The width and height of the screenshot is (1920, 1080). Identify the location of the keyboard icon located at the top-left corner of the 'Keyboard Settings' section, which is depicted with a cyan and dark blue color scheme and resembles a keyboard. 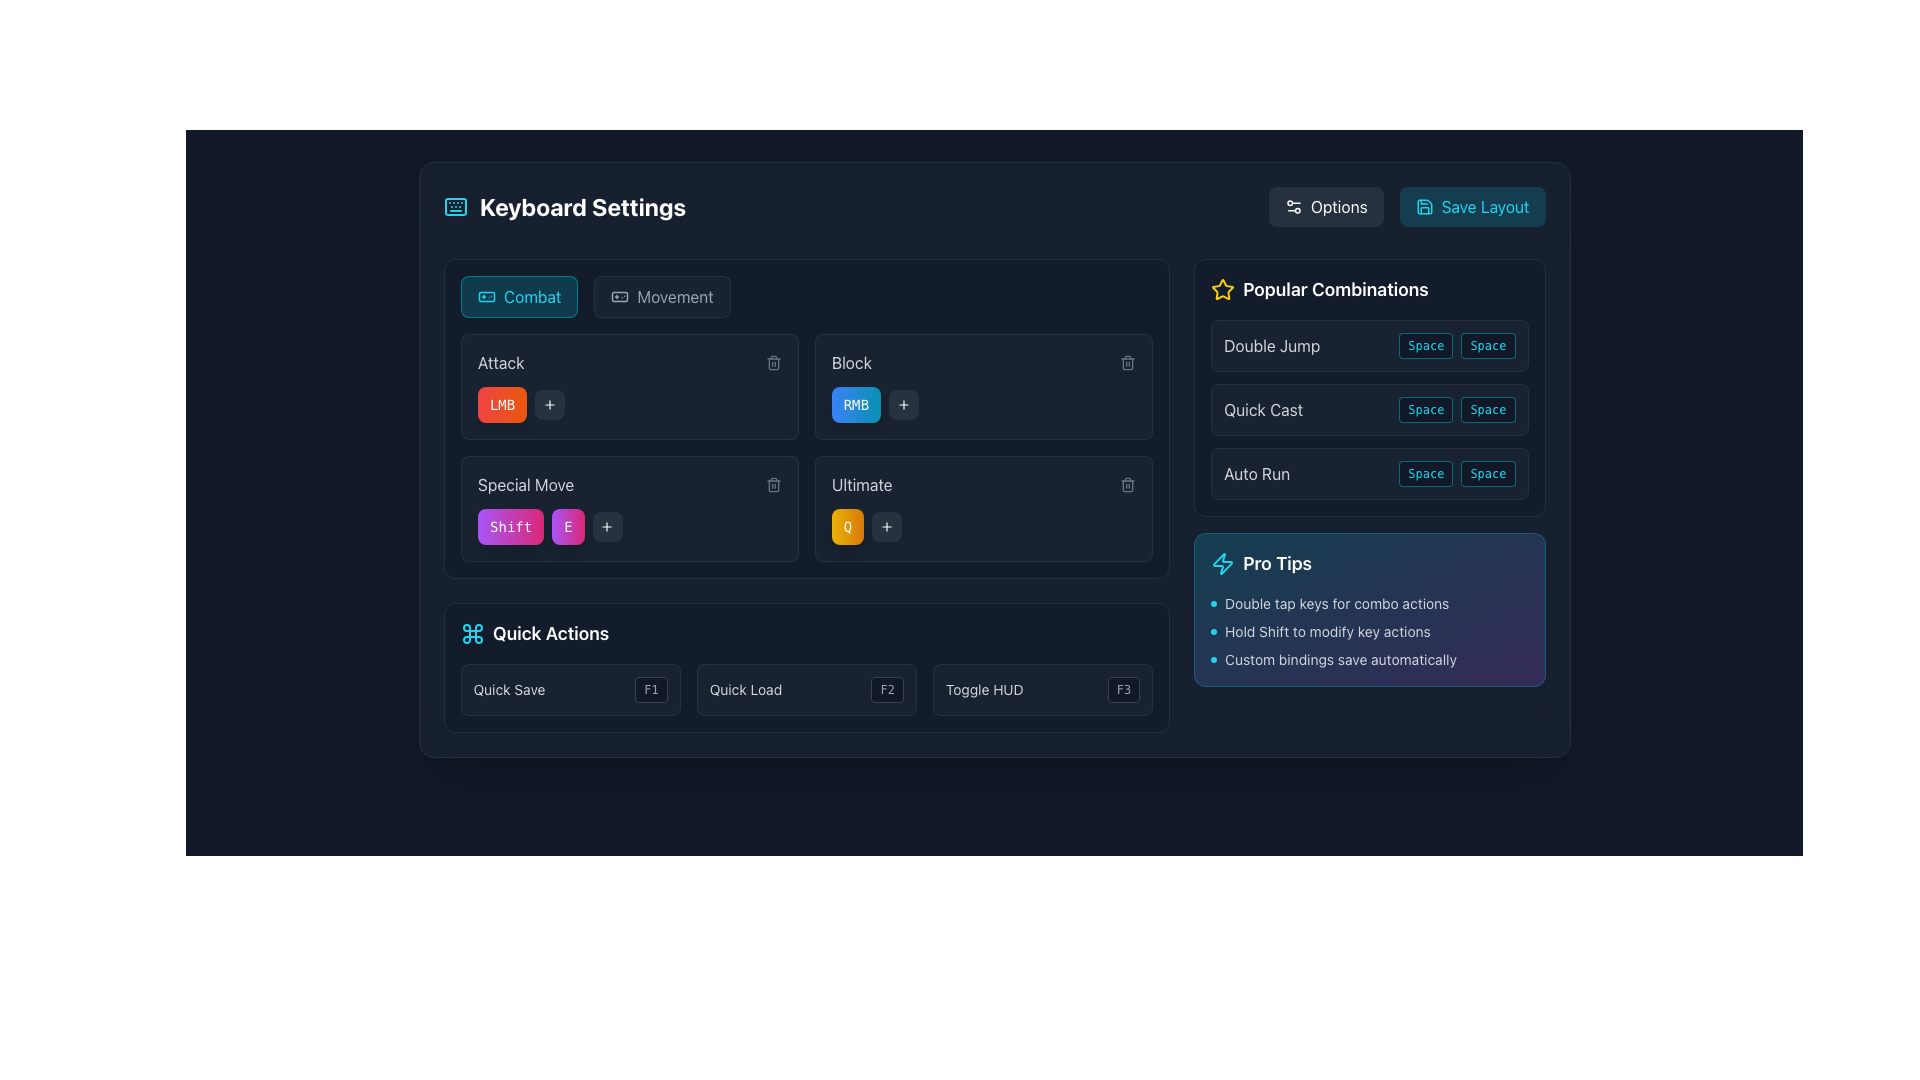
(454, 207).